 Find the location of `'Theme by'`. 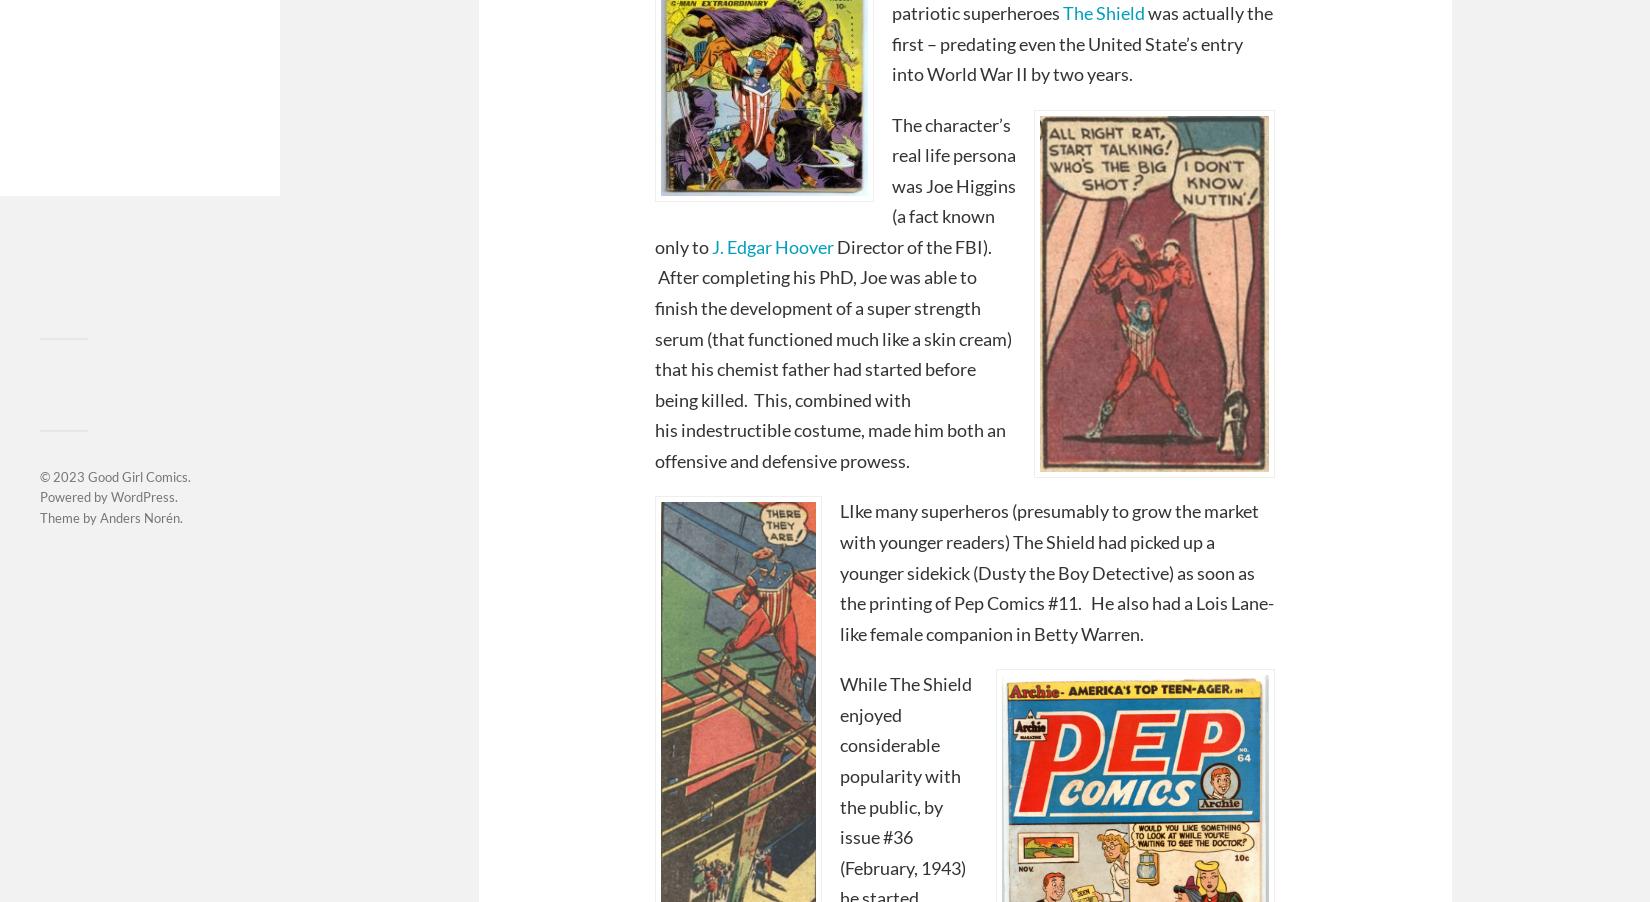

'Theme by' is located at coordinates (69, 517).